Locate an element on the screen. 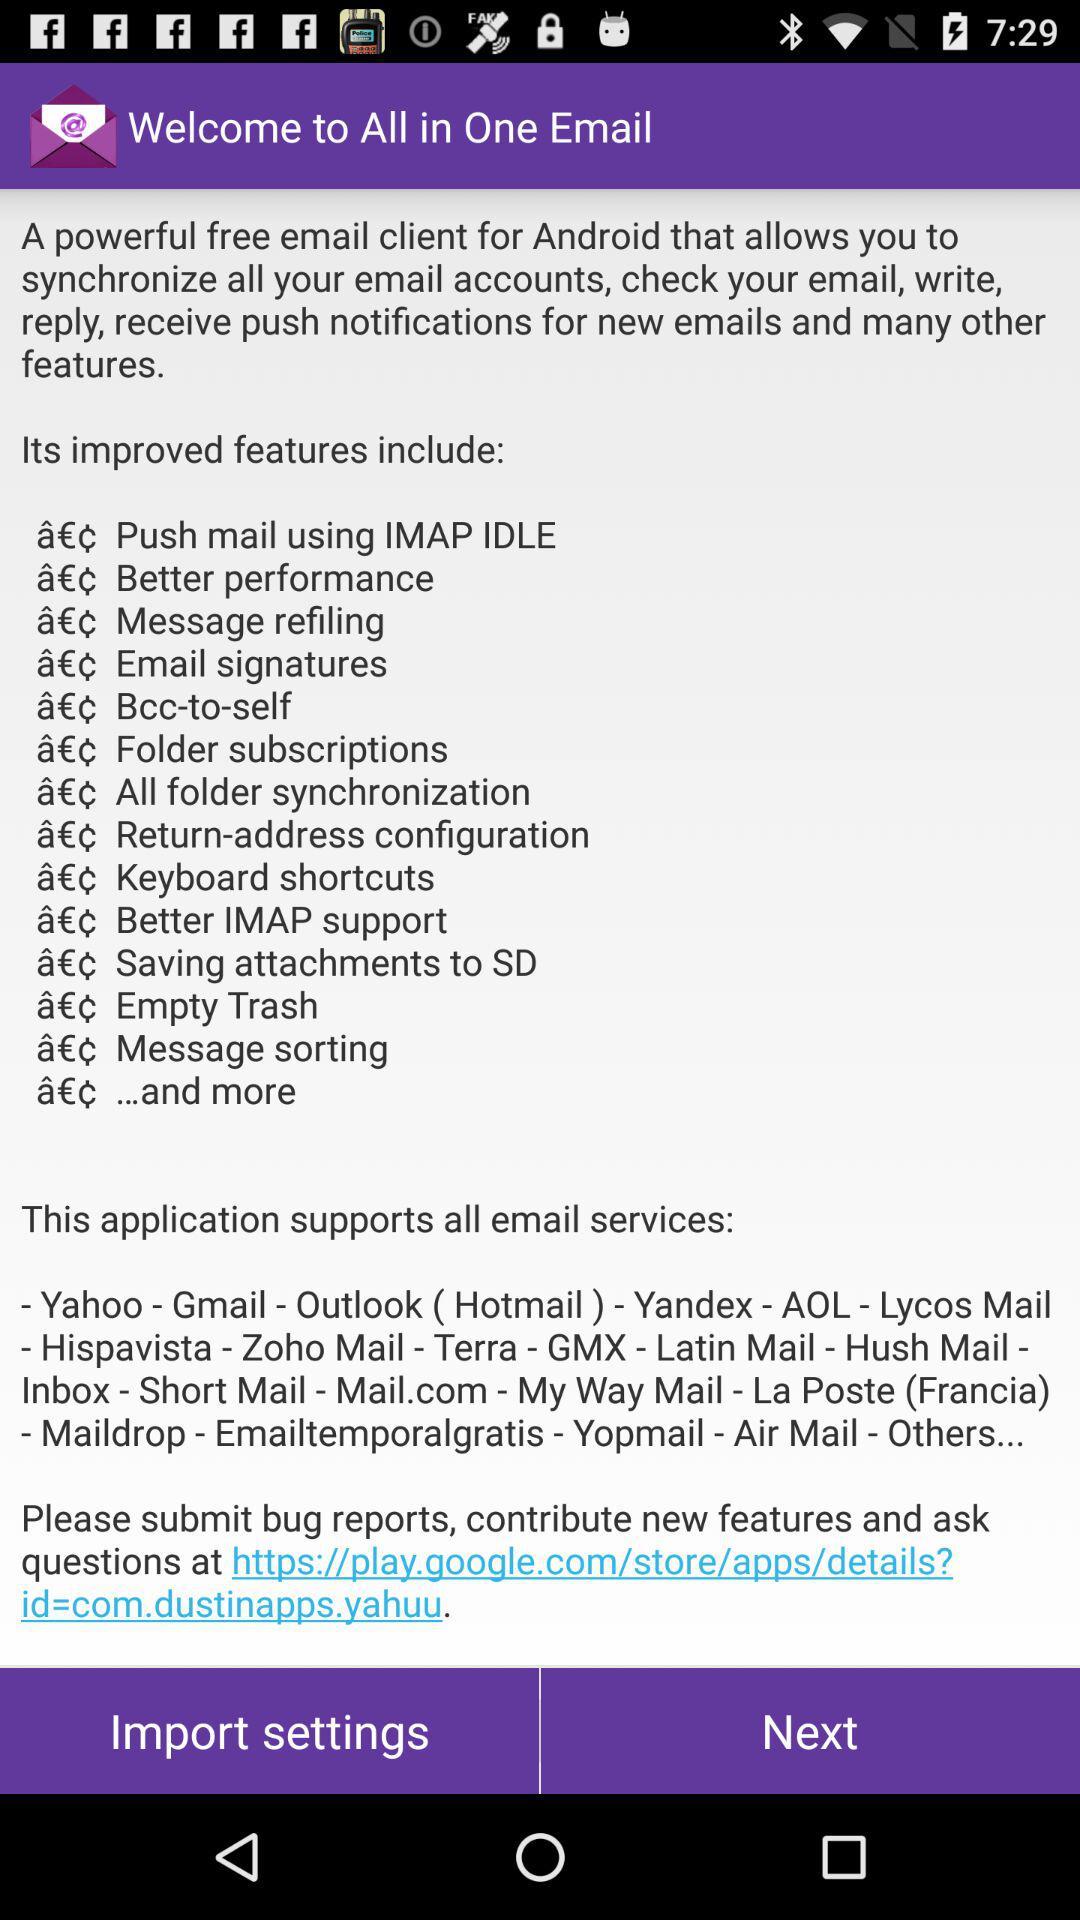  the item at the center is located at coordinates (540, 925).